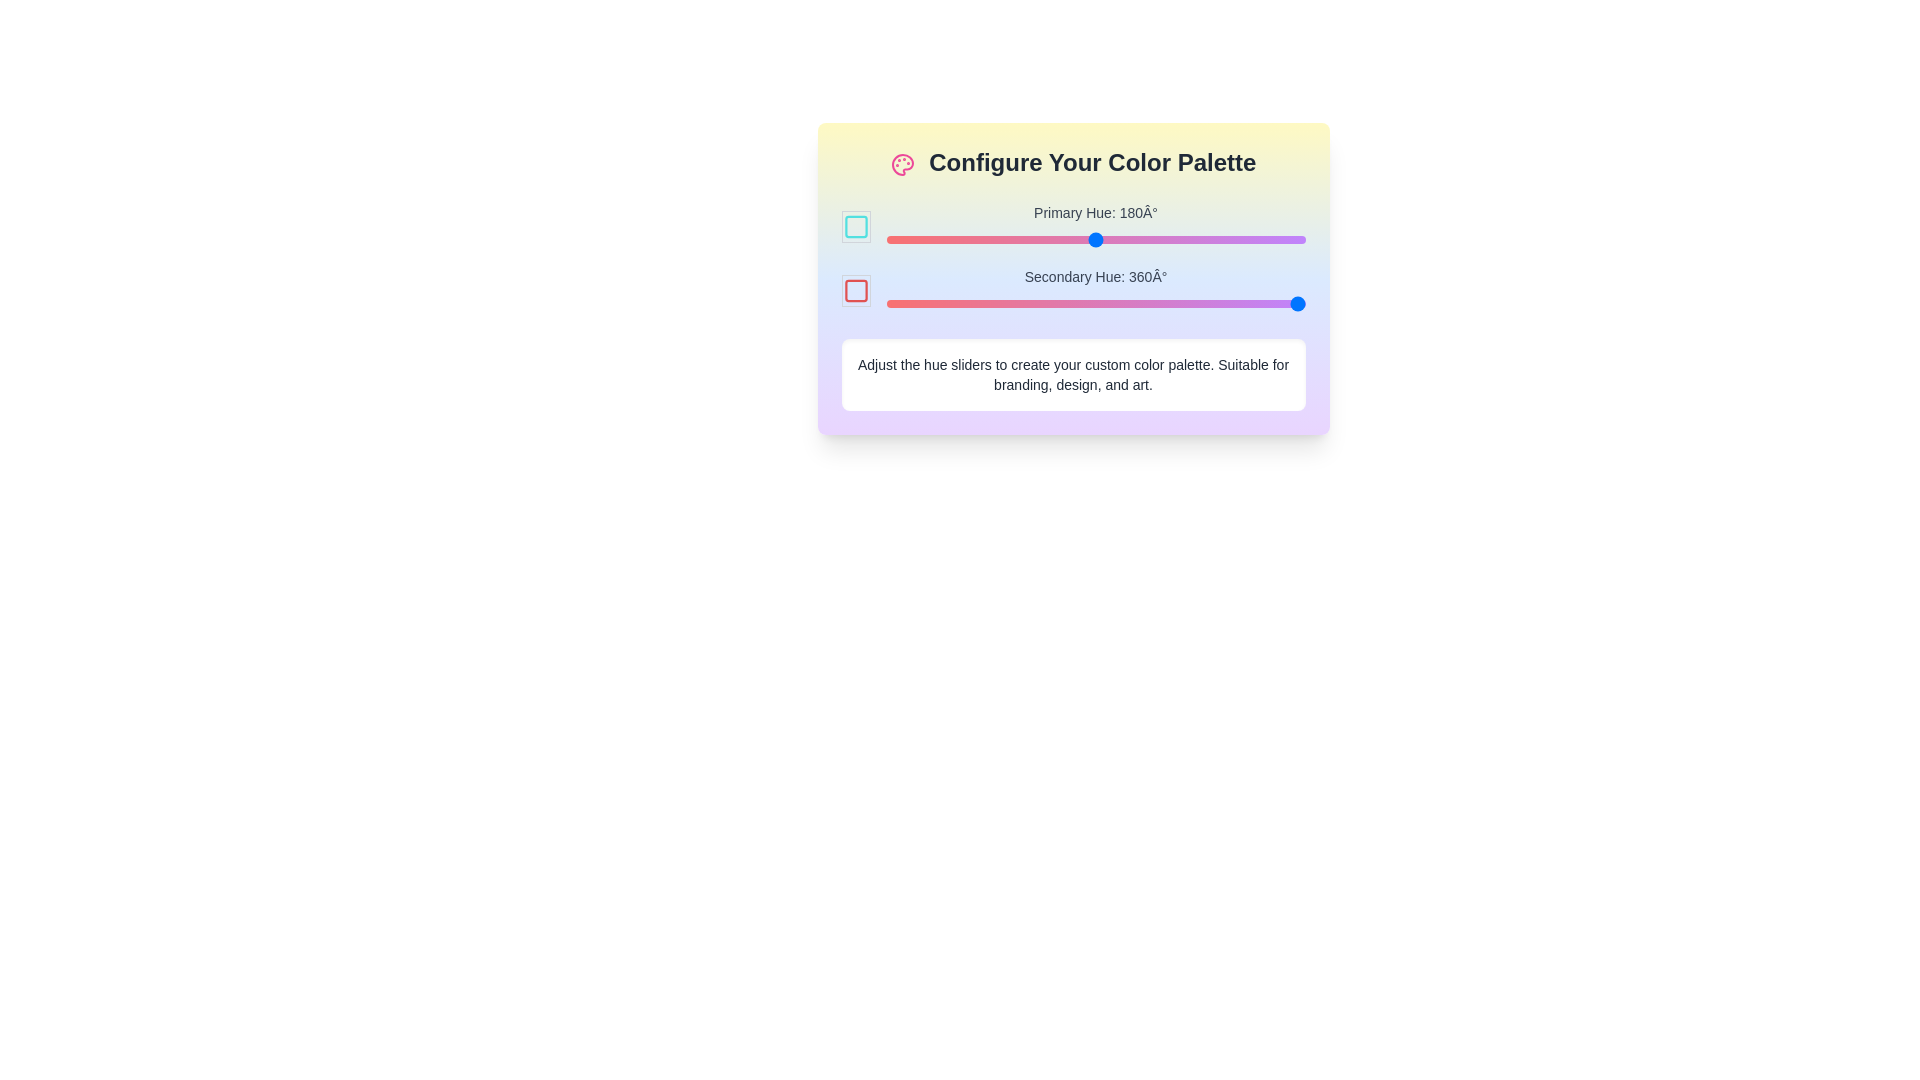 Image resolution: width=1920 pixels, height=1080 pixels. Describe the element at coordinates (1151, 304) in the screenshot. I see `the secondary hue slider to 228°` at that location.